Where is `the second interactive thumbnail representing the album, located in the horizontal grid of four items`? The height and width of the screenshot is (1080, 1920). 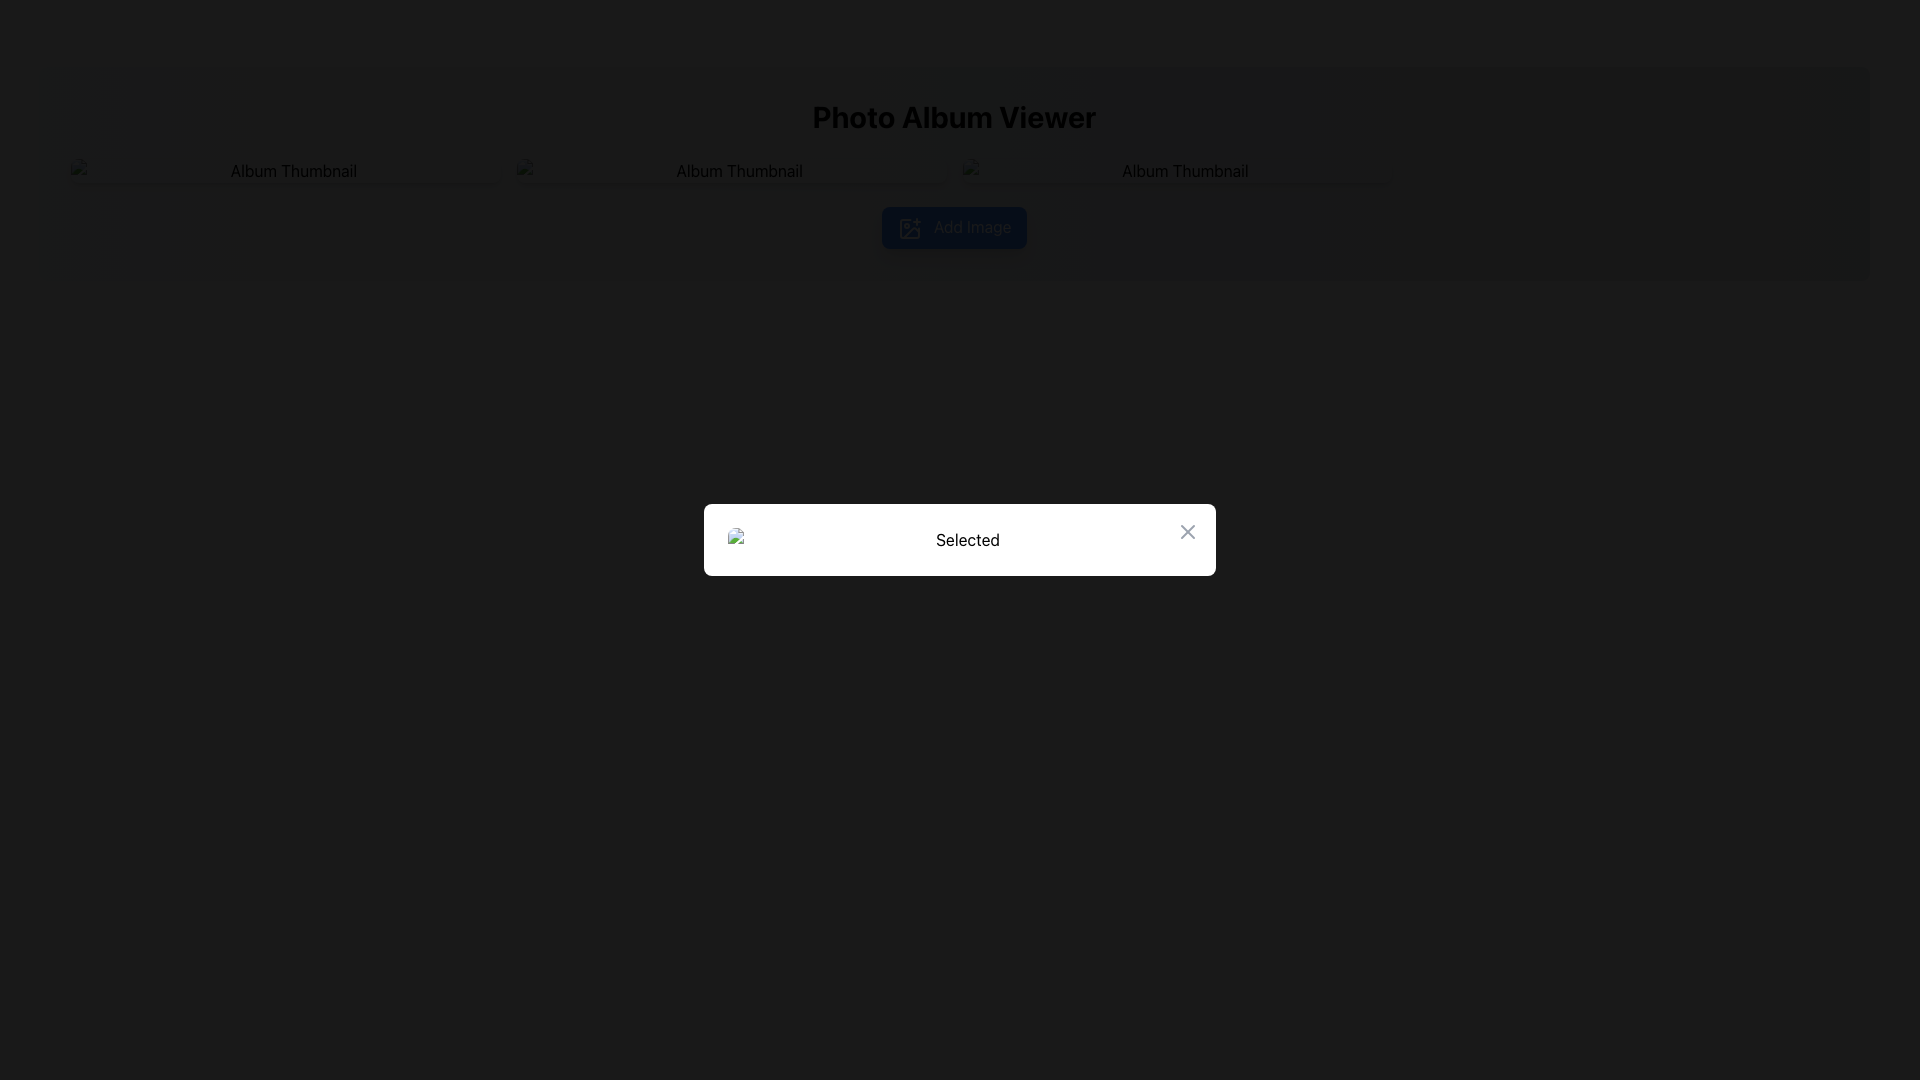 the second interactive thumbnail representing the album, located in the horizontal grid of four items is located at coordinates (730, 169).